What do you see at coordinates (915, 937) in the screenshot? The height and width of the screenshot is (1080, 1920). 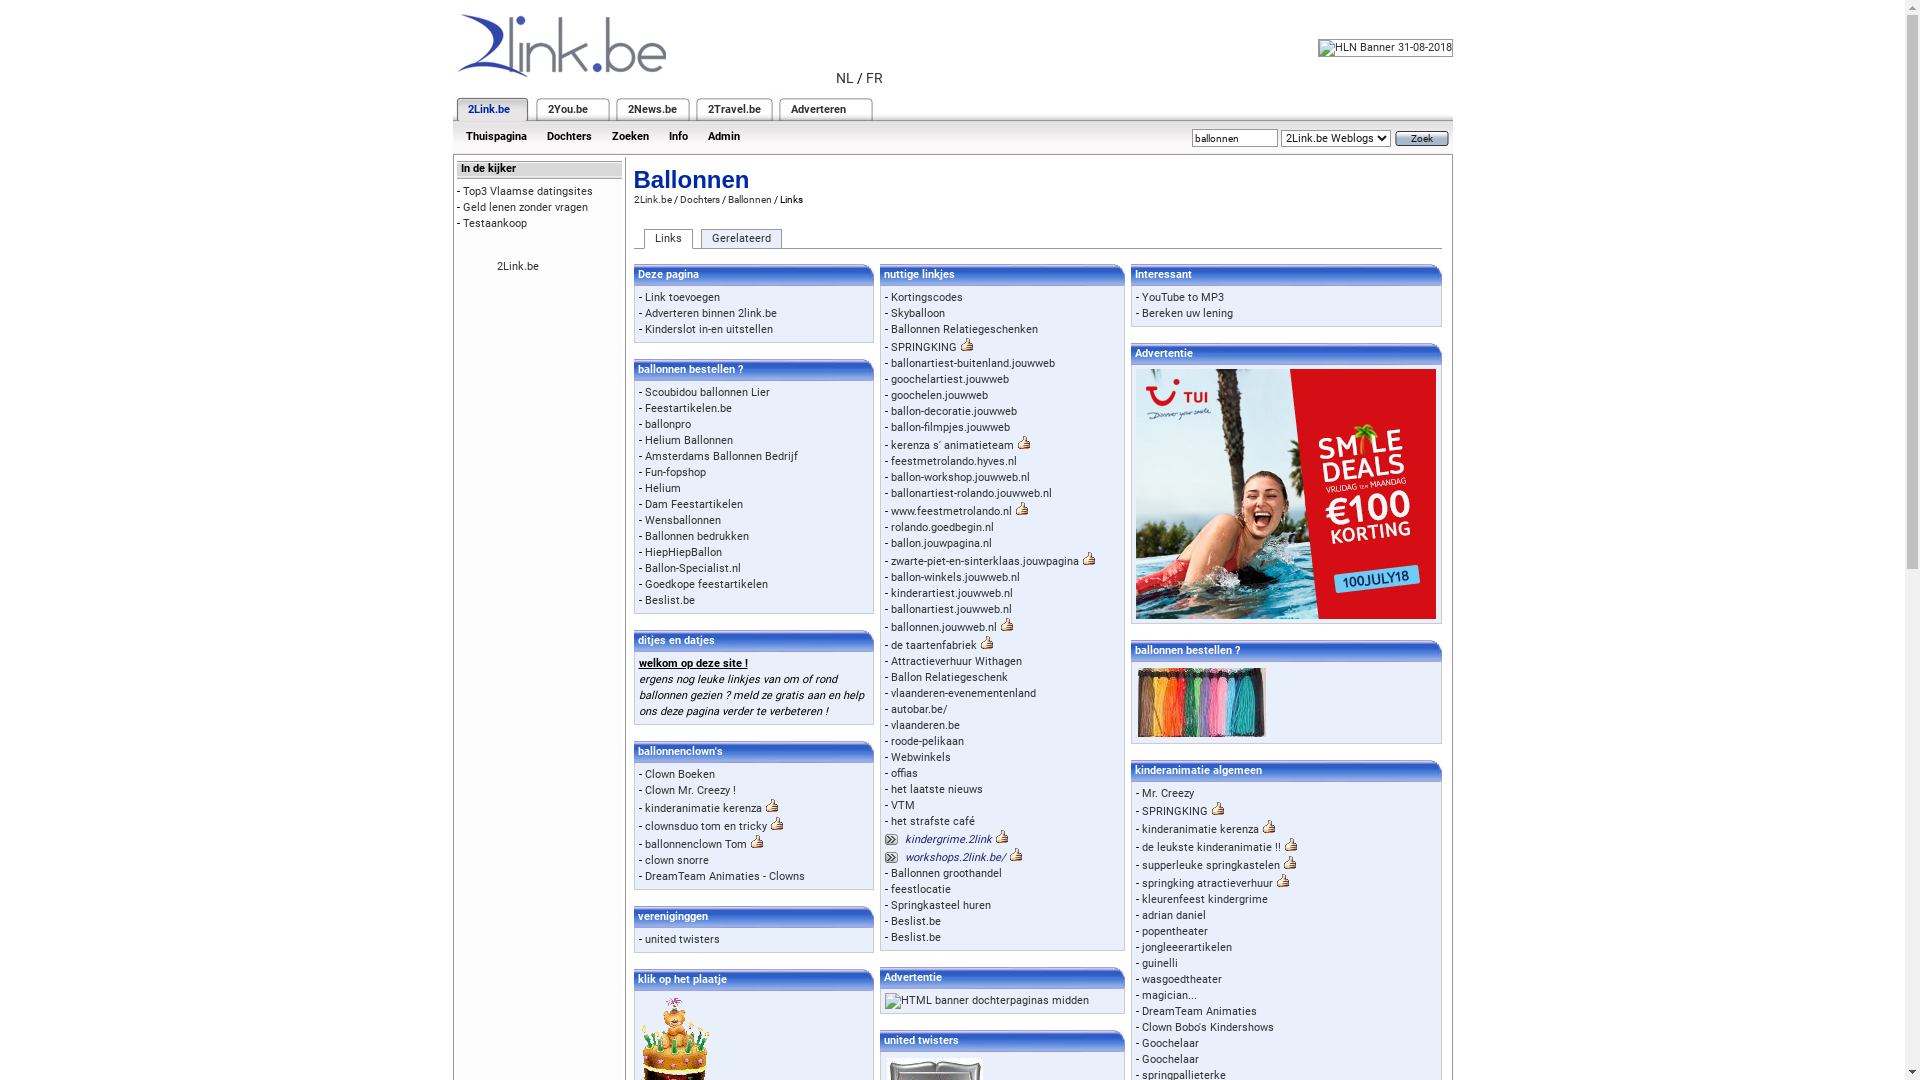 I see `'Beslist.be'` at bounding box center [915, 937].